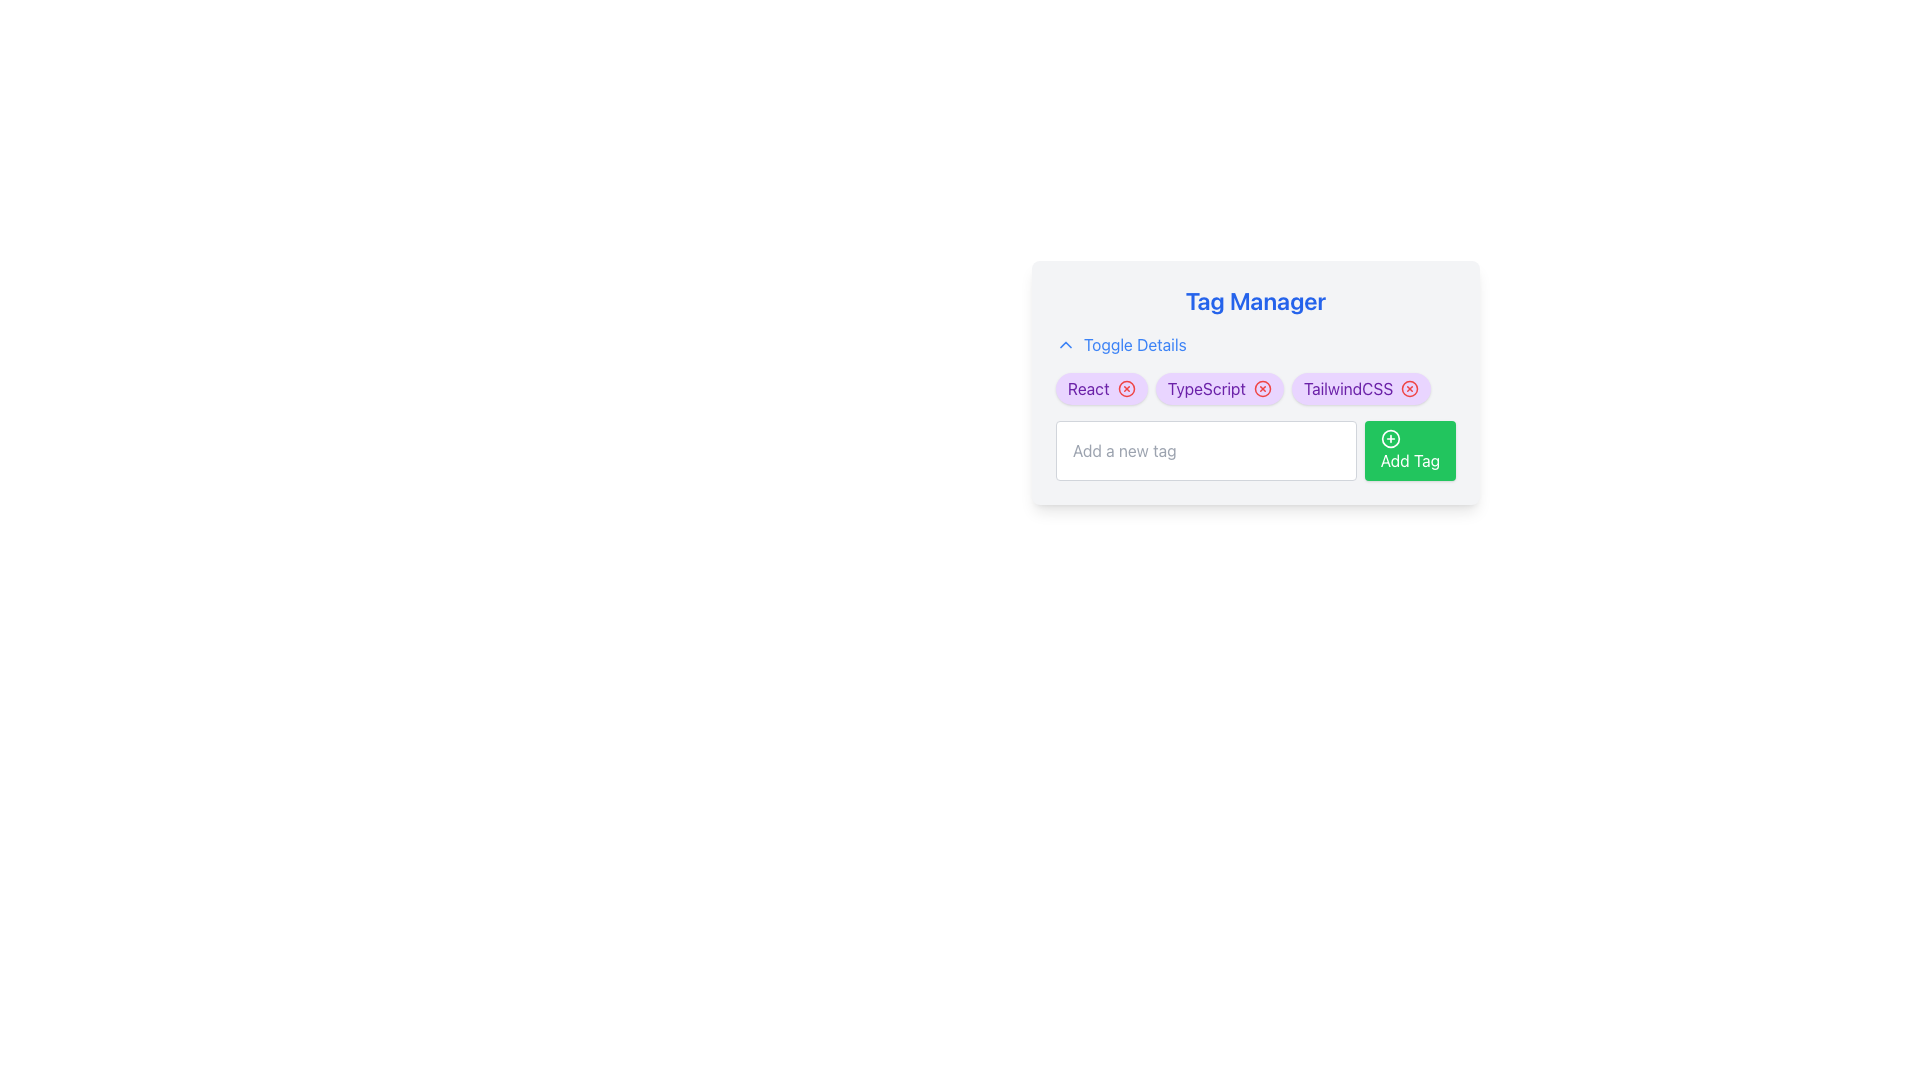 This screenshot has height=1080, width=1920. What do you see at coordinates (1087, 389) in the screenshot?
I see `the 'React' tag, which is the first element in the horizontal list under the 'Tag Manager' header` at bounding box center [1087, 389].